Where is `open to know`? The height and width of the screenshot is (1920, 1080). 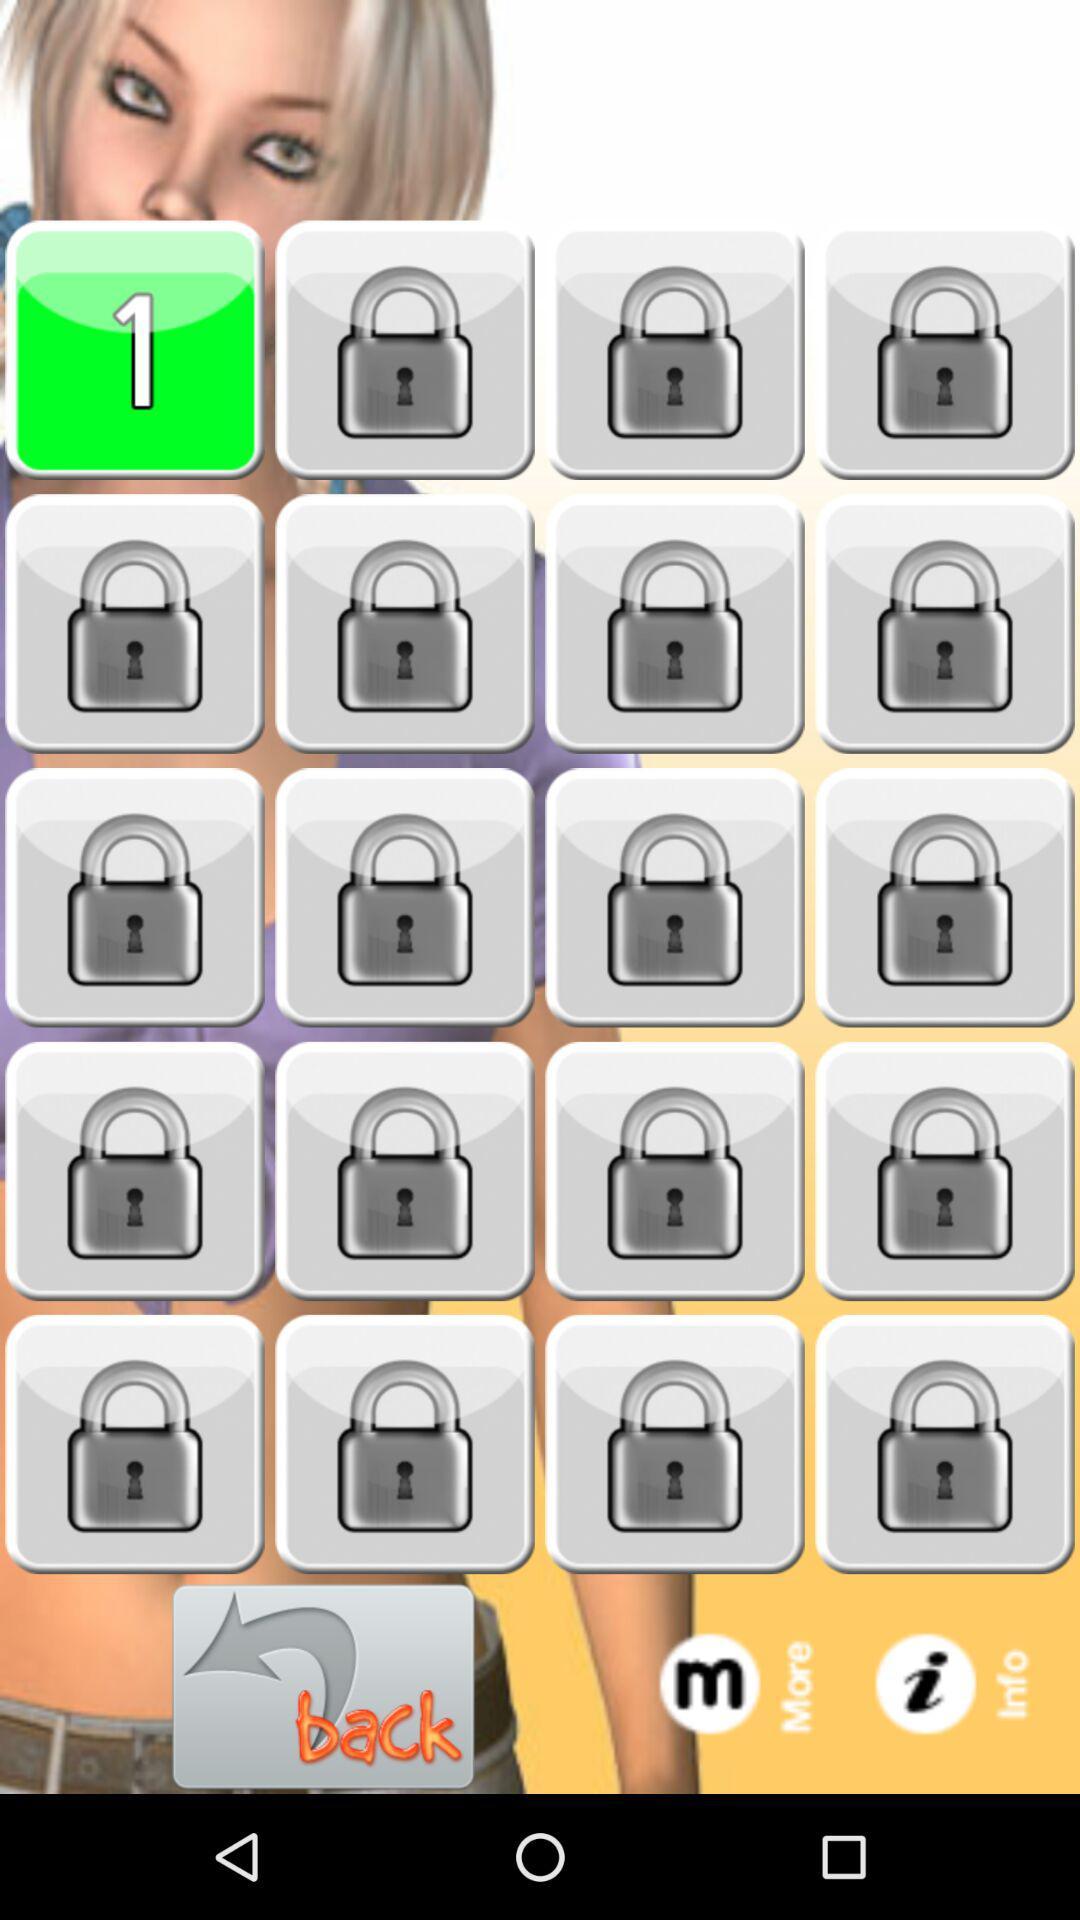 open to know is located at coordinates (405, 1444).